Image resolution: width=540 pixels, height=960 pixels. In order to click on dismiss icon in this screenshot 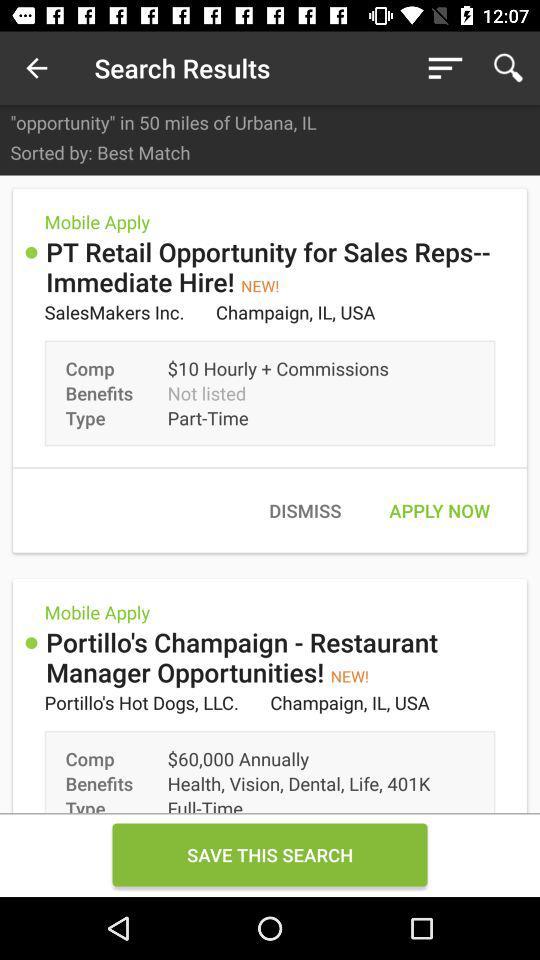, I will do `click(305, 509)`.